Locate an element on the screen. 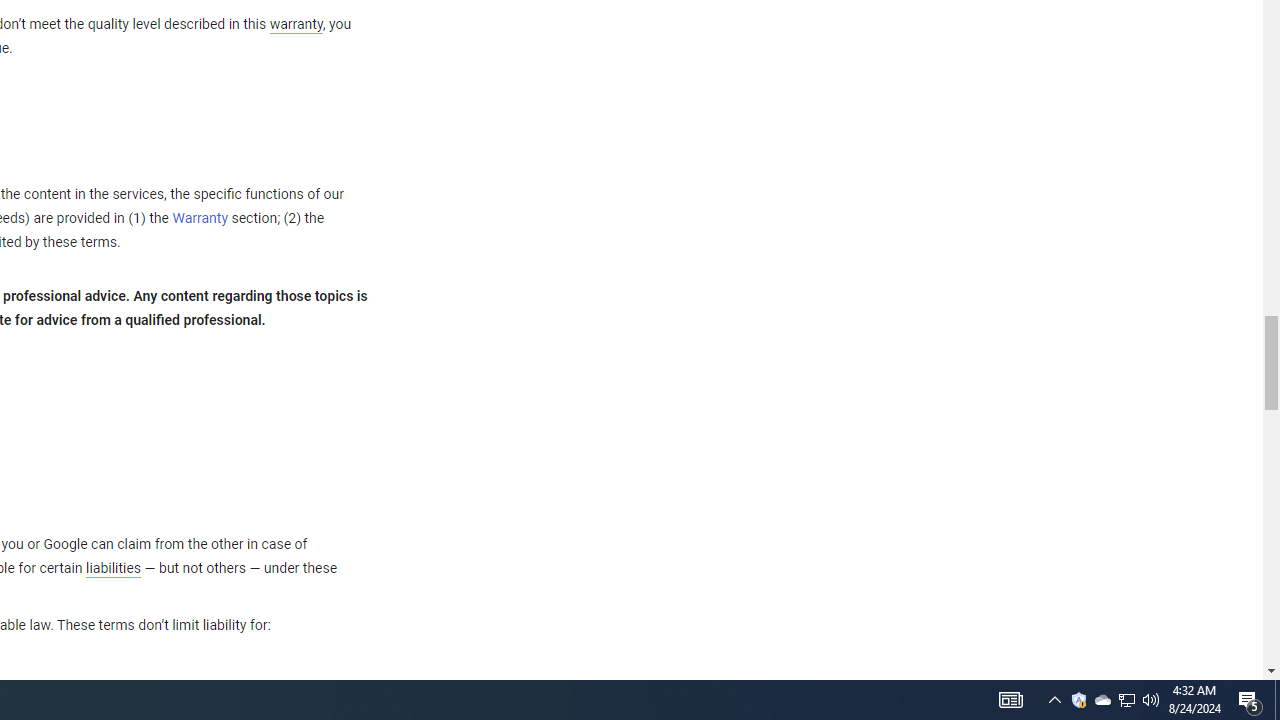 Image resolution: width=1280 pixels, height=720 pixels. 'Warranty' is located at coordinates (200, 219).